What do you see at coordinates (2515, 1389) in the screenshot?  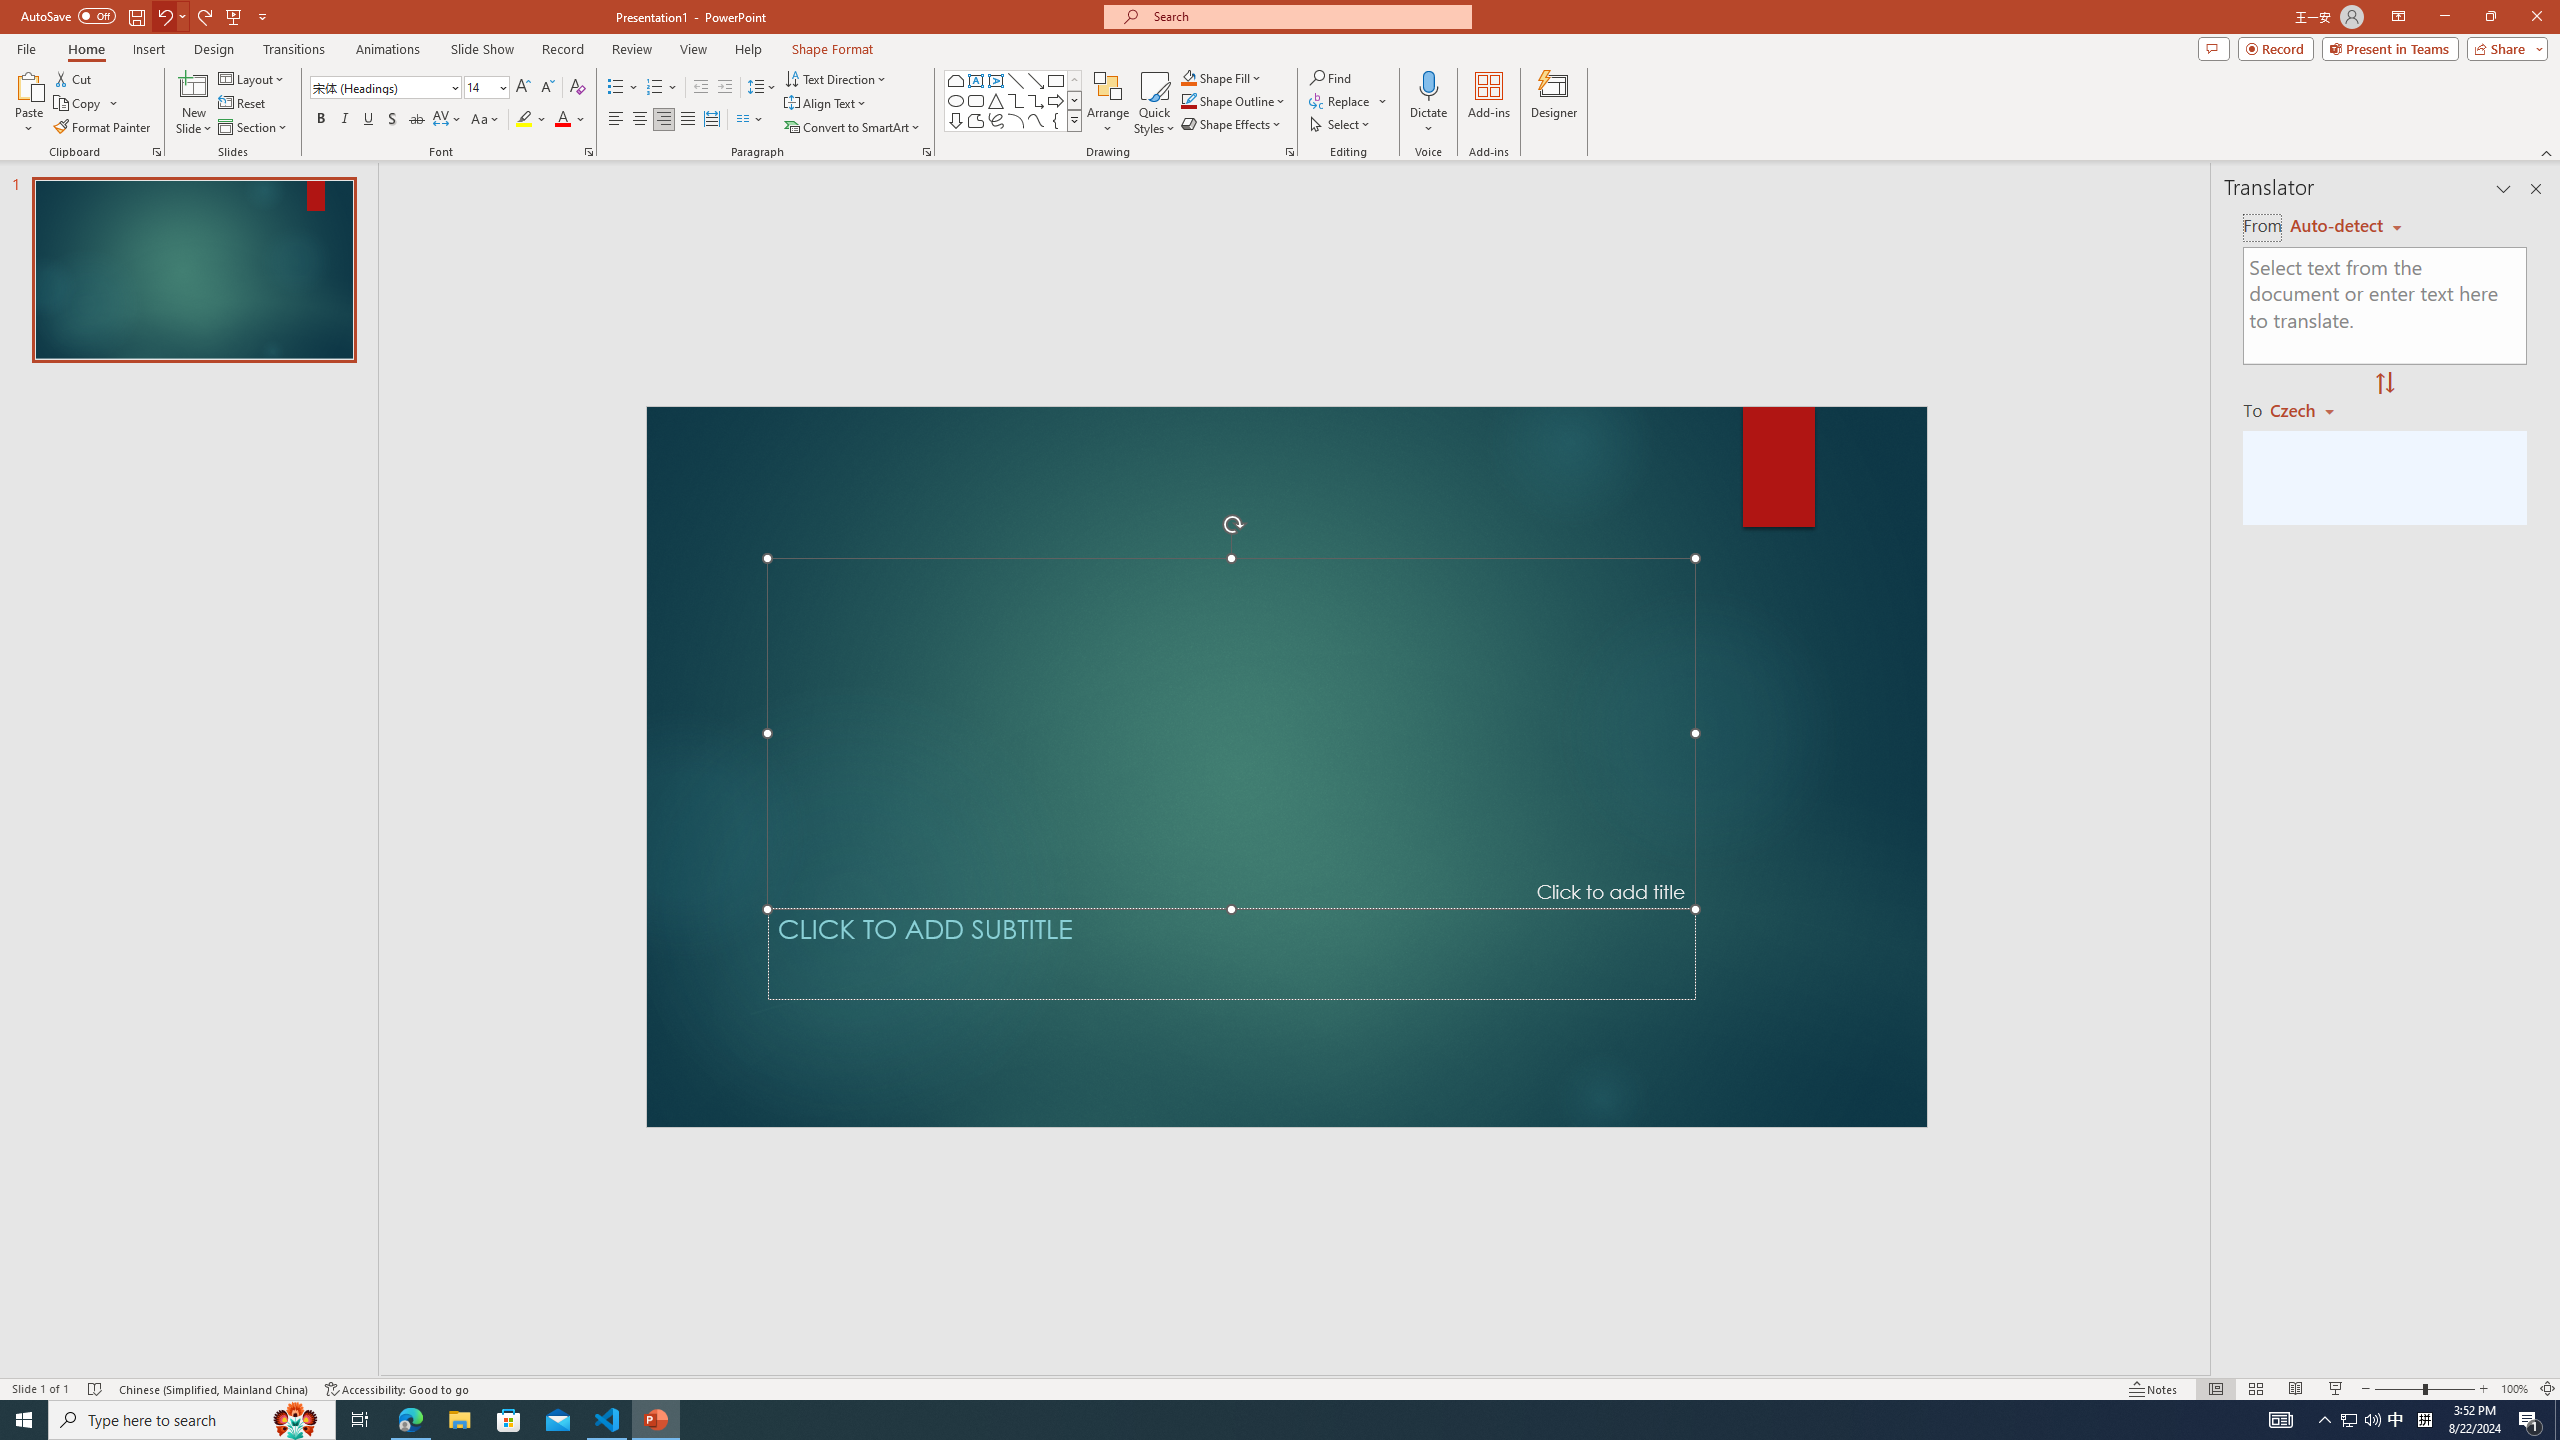 I see `'Zoom 100%'` at bounding box center [2515, 1389].